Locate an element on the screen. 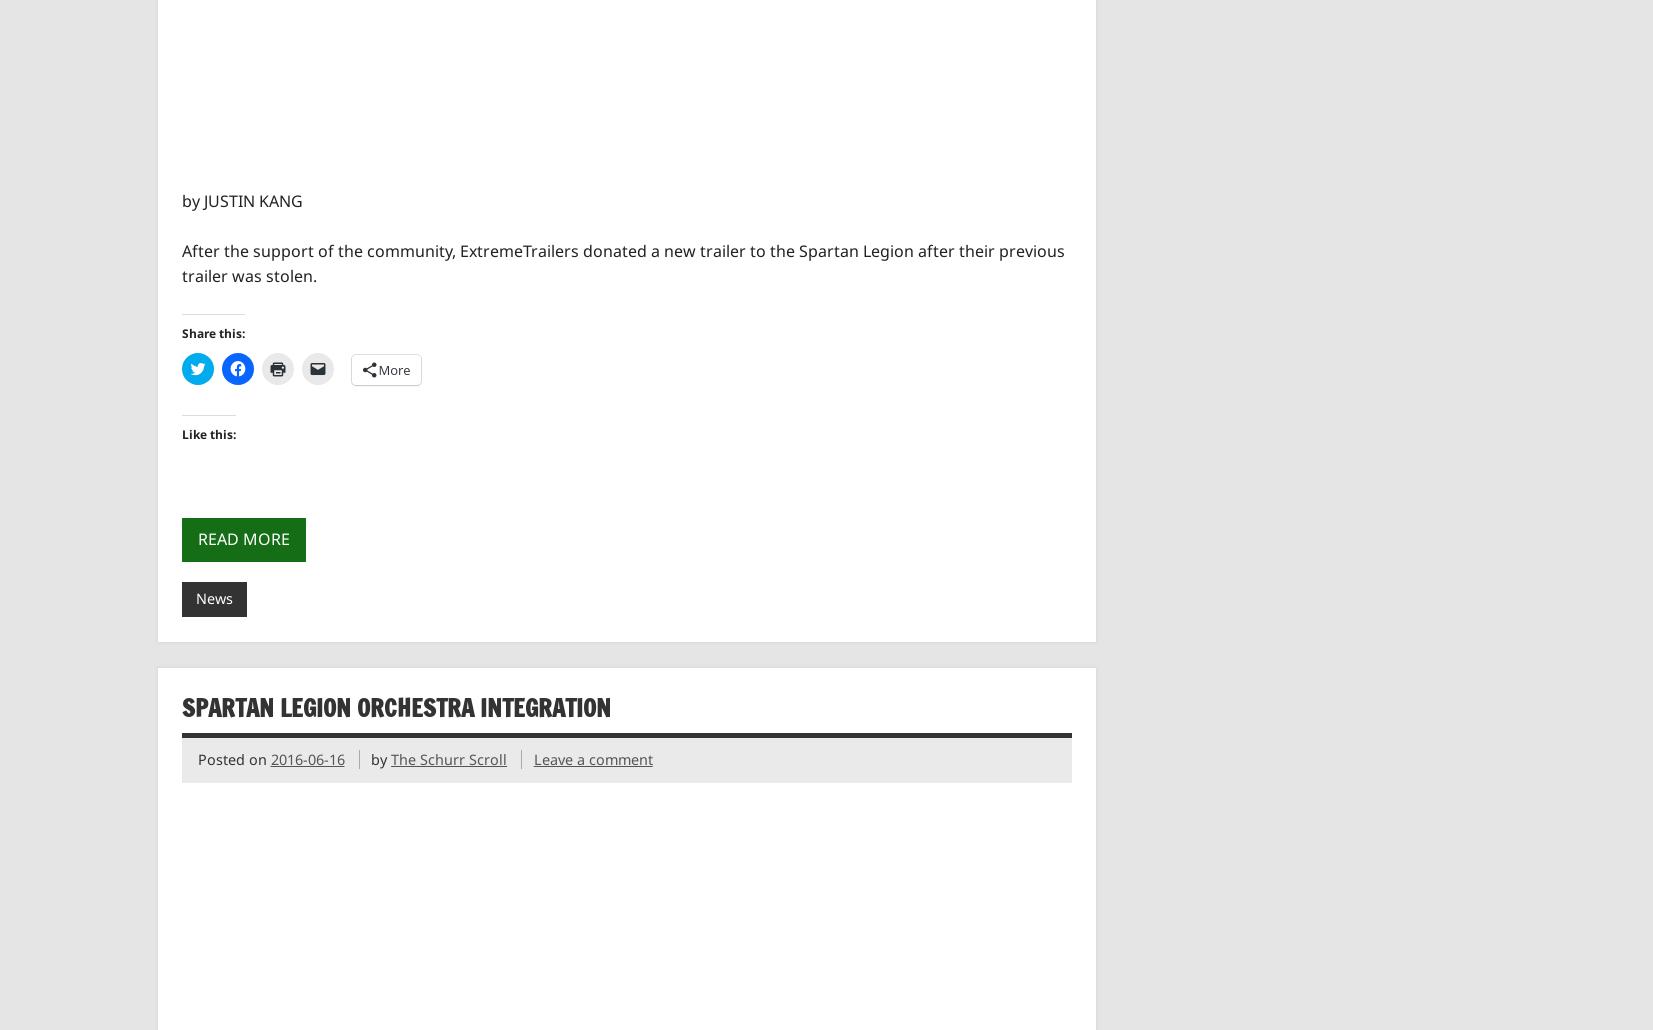 This screenshot has width=1653, height=1030. 'More' is located at coordinates (393, 369).